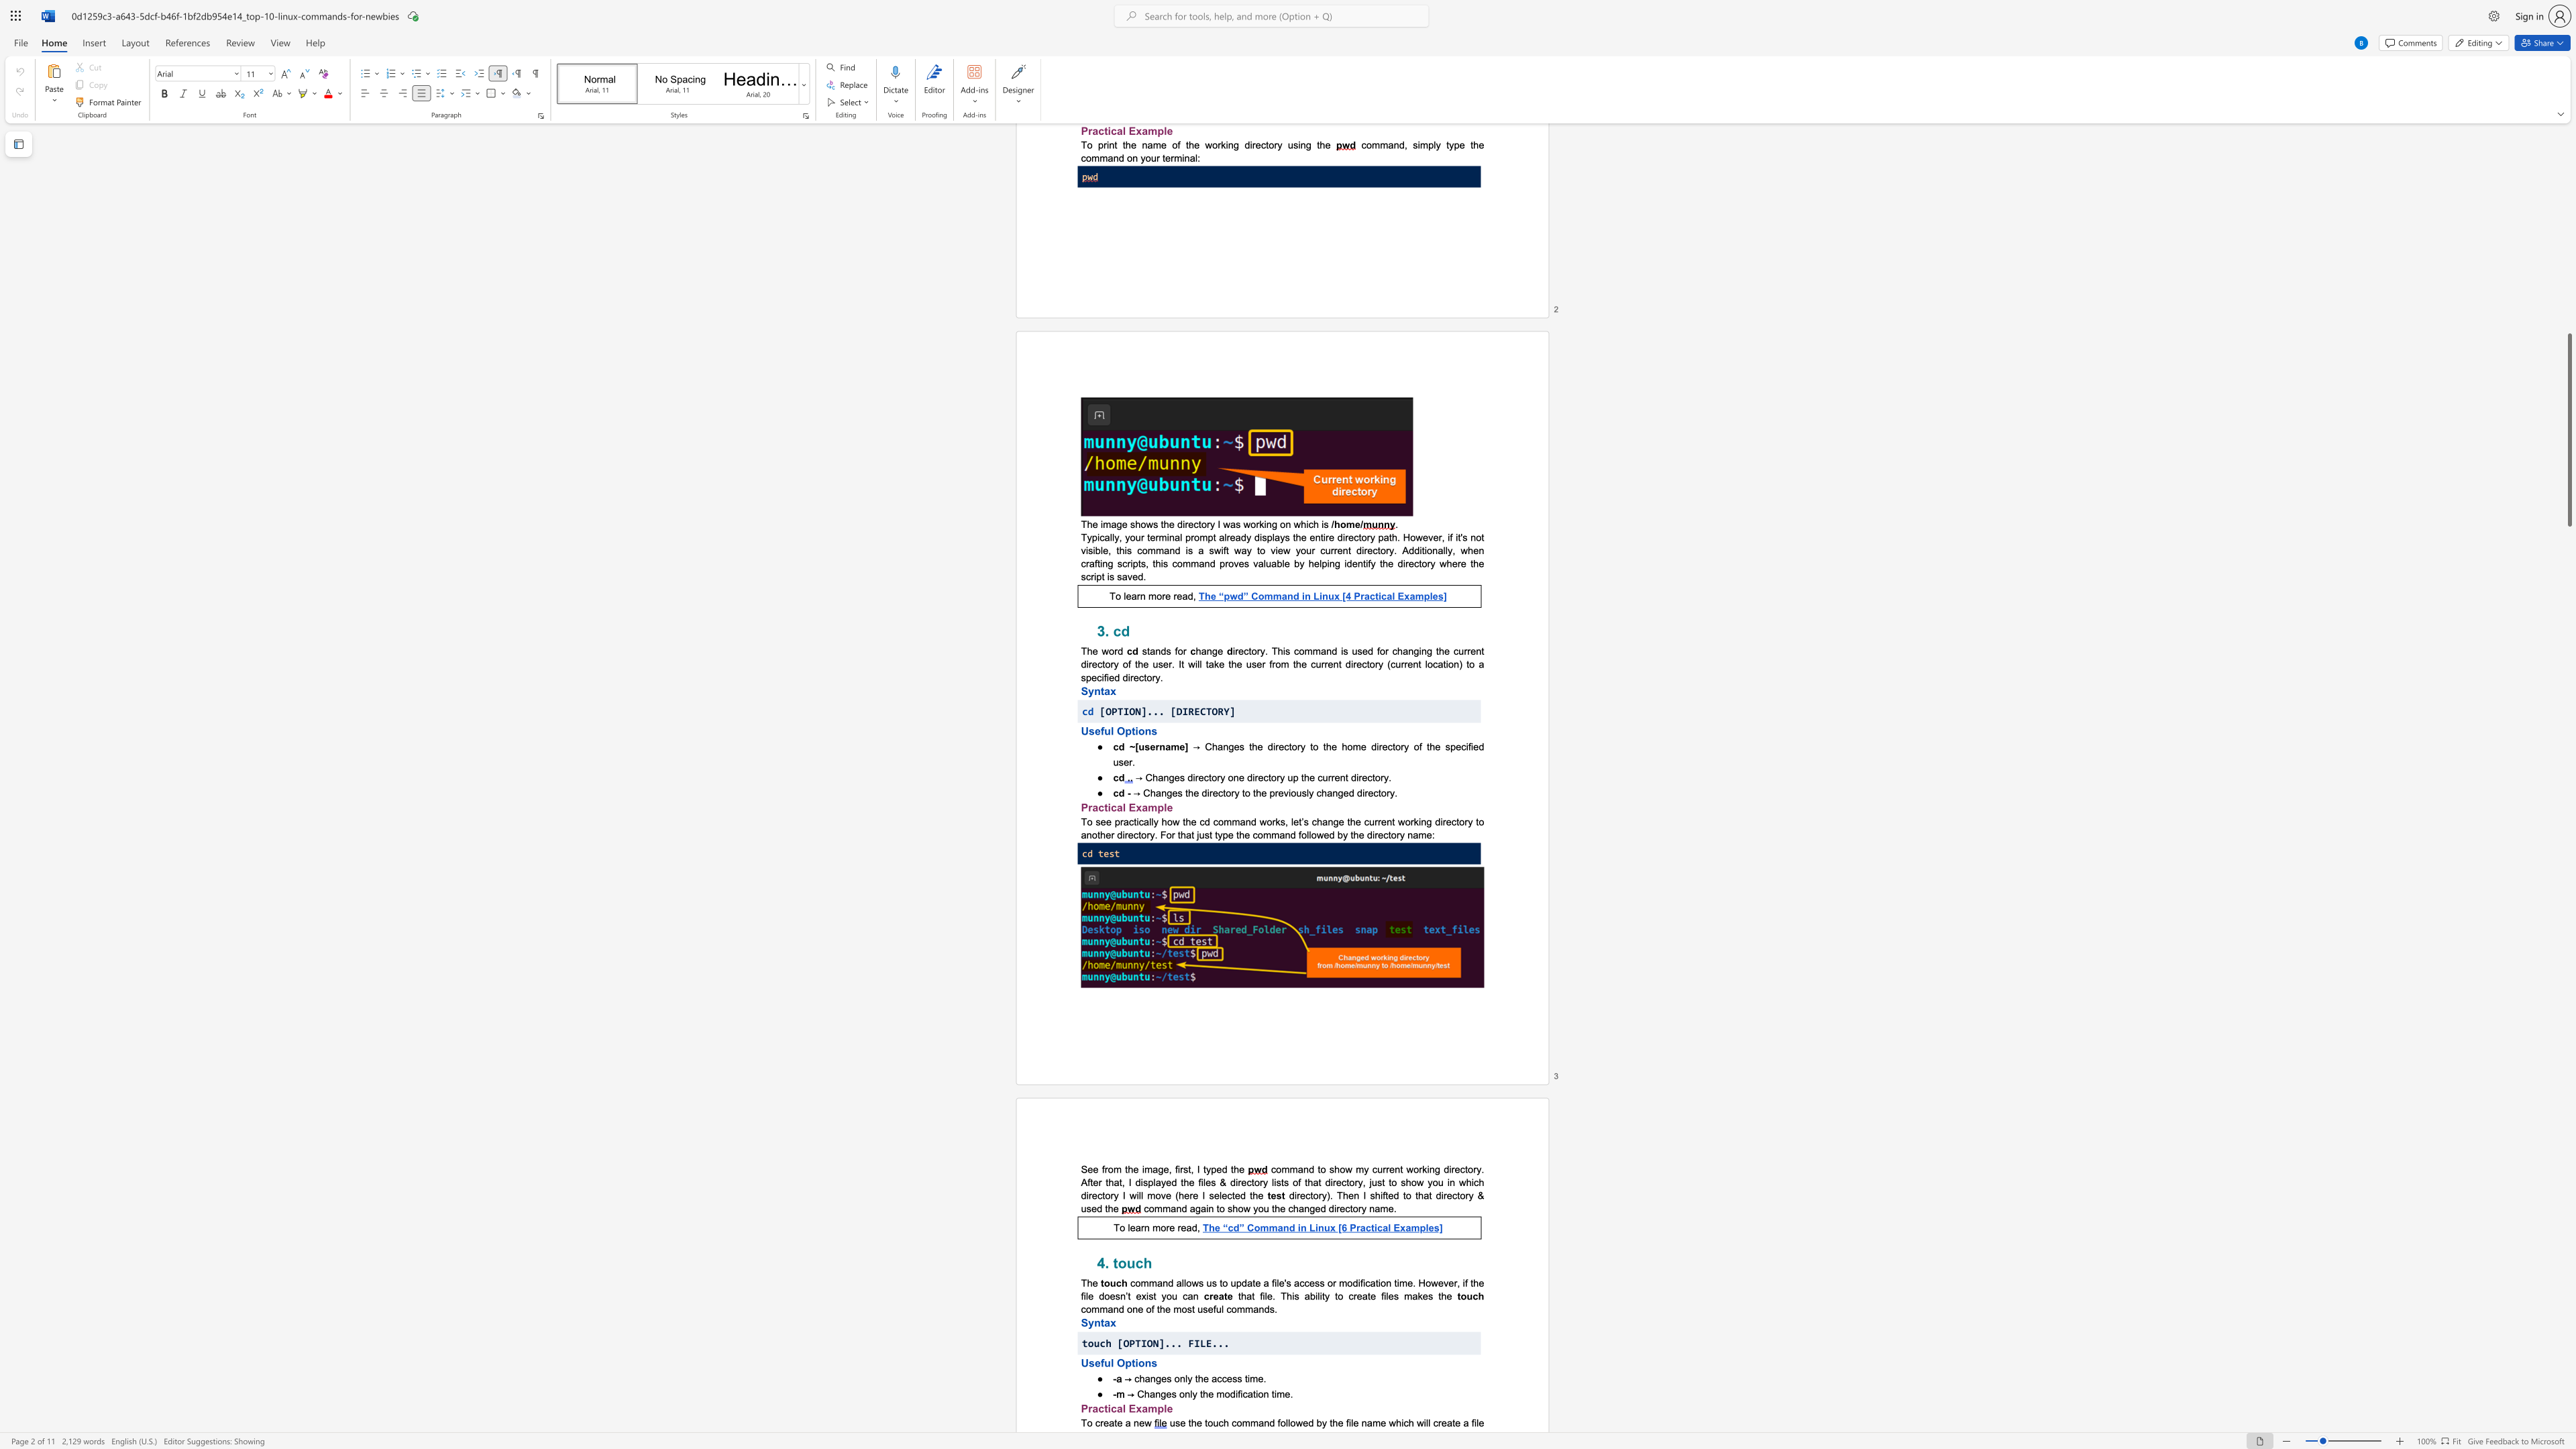  What do you see at coordinates (1140, 1295) in the screenshot?
I see `the subset text "xis" within the text "exist you can"` at bounding box center [1140, 1295].